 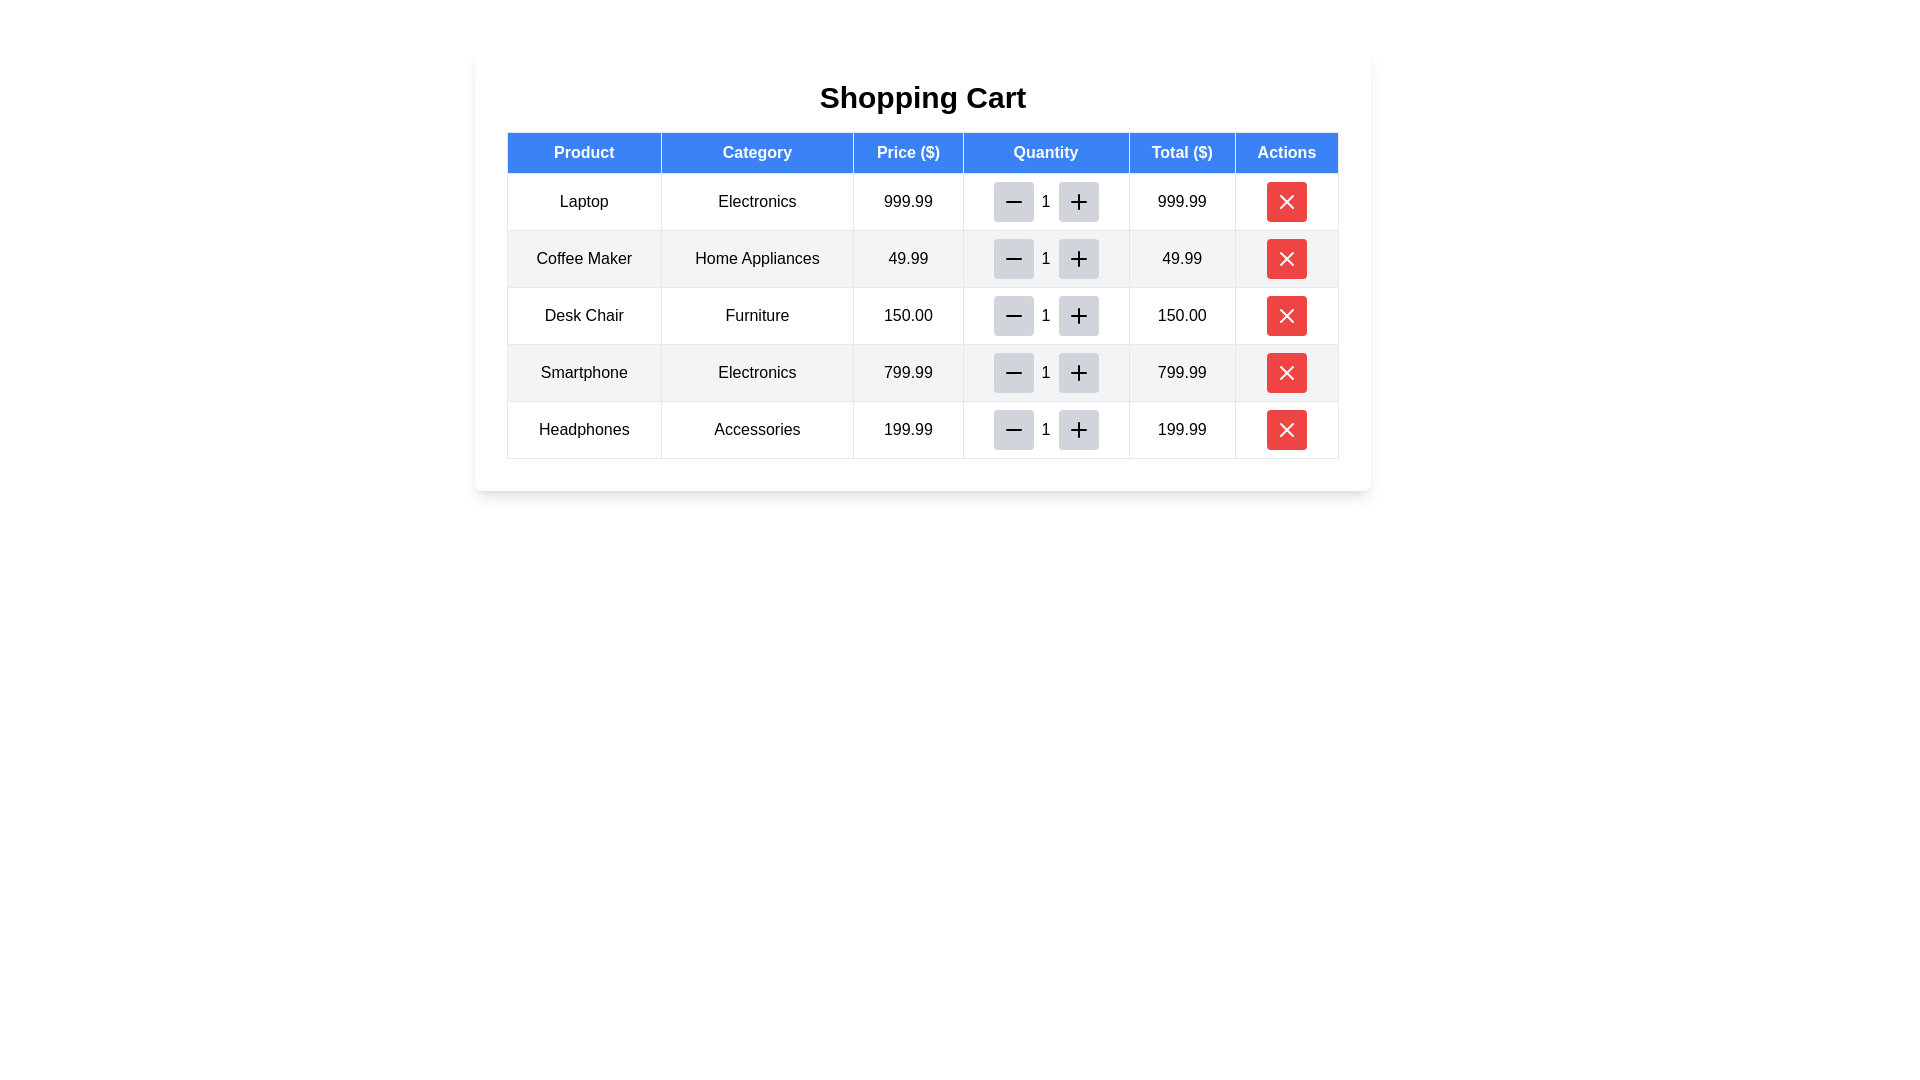 I want to click on the Close/Delete button located in the last column of the second row under the 'Actions' column, so click(x=1286, y=257).